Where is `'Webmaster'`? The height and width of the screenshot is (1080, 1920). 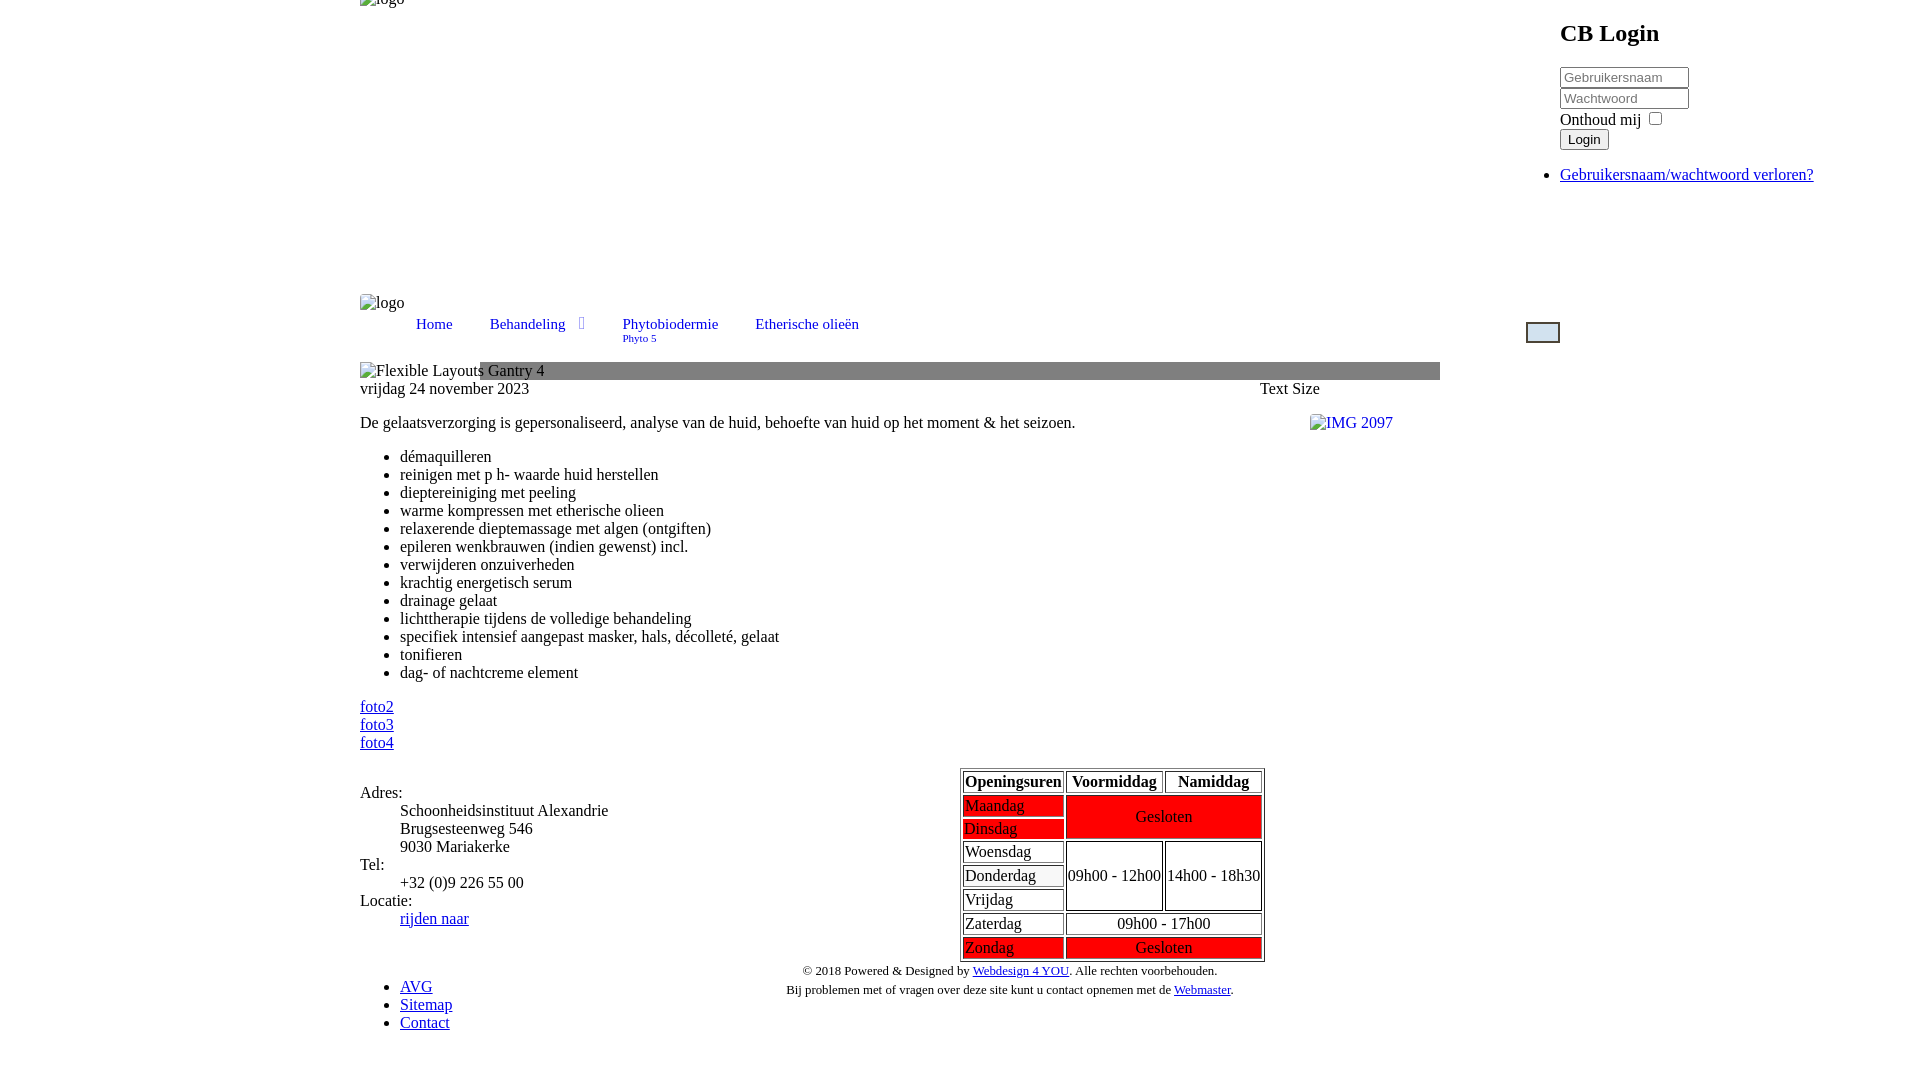 'Webmaster' is located at coordinates (1201, 990).